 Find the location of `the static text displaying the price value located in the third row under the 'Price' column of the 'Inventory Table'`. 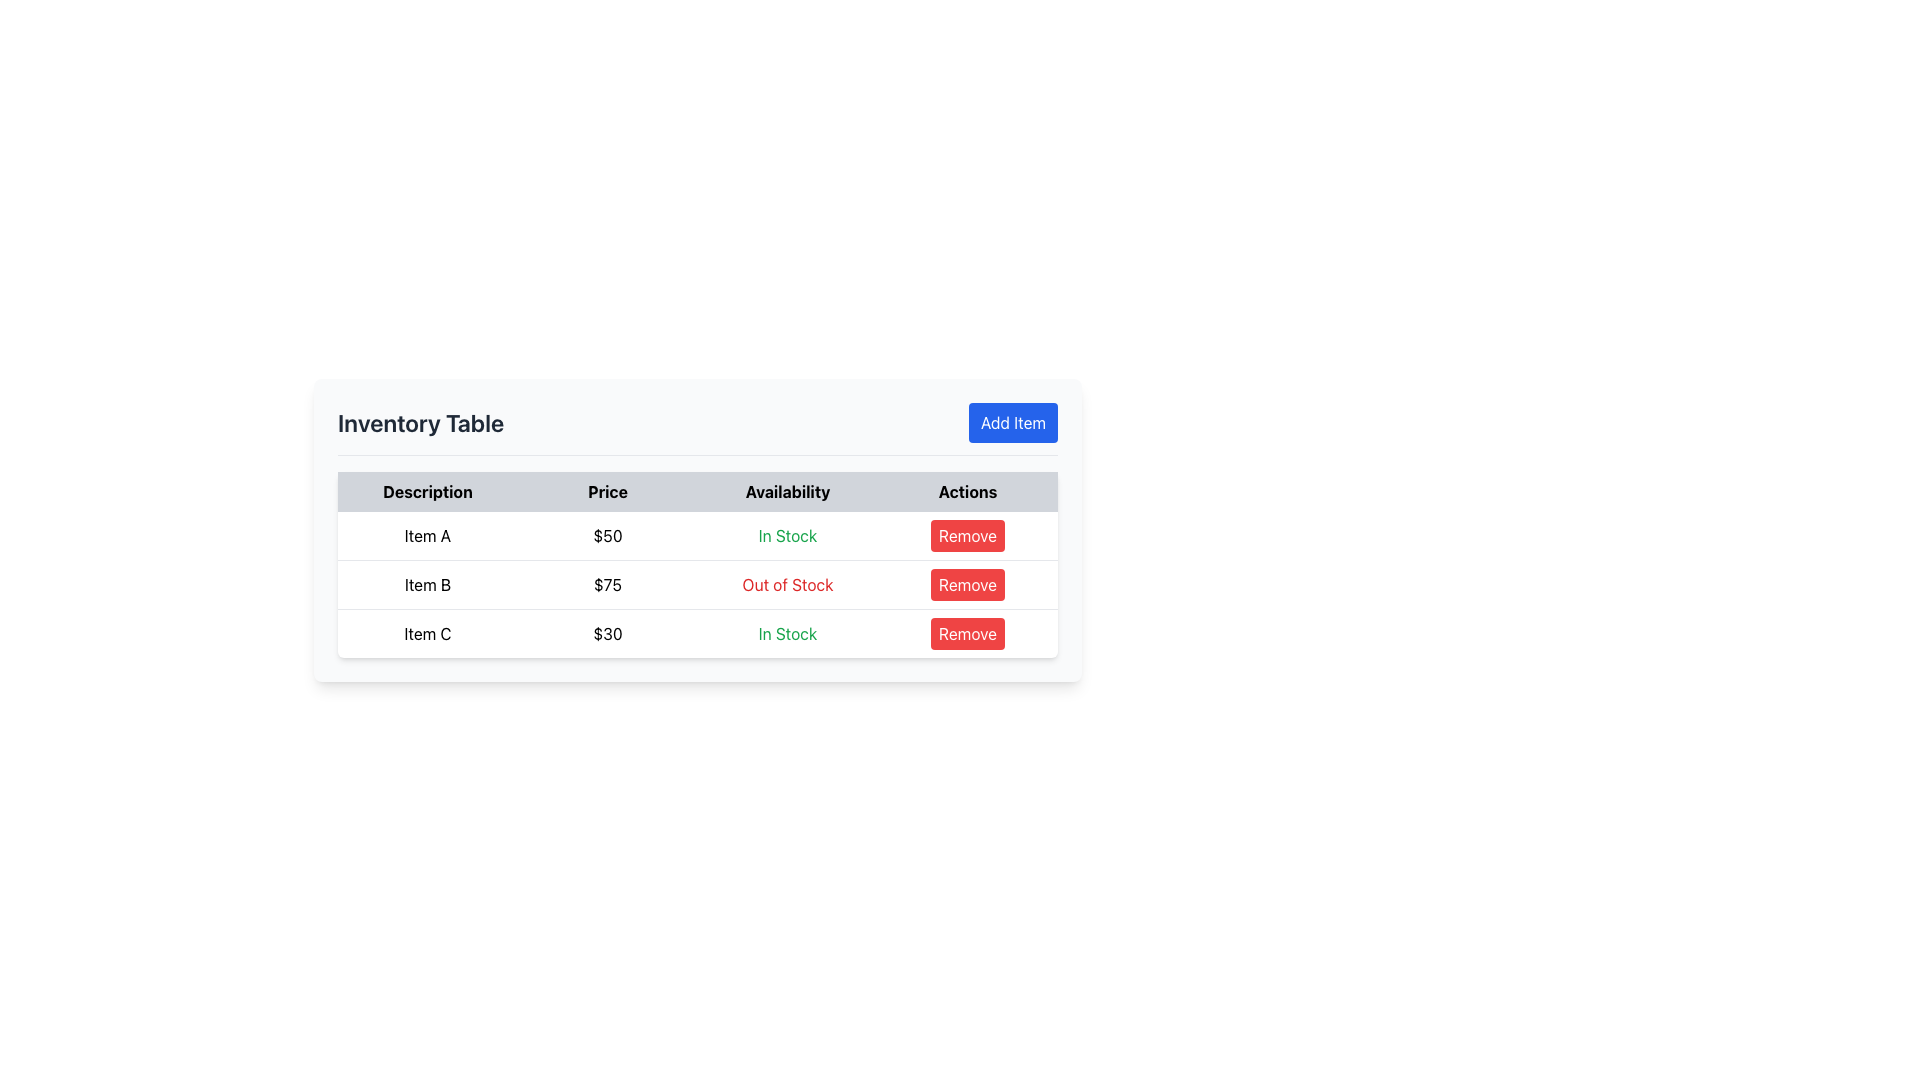

the static text displaying the price value located in the third row under the 'Price' column of the 'Inventory Table' is located at coordinates (607, 632).